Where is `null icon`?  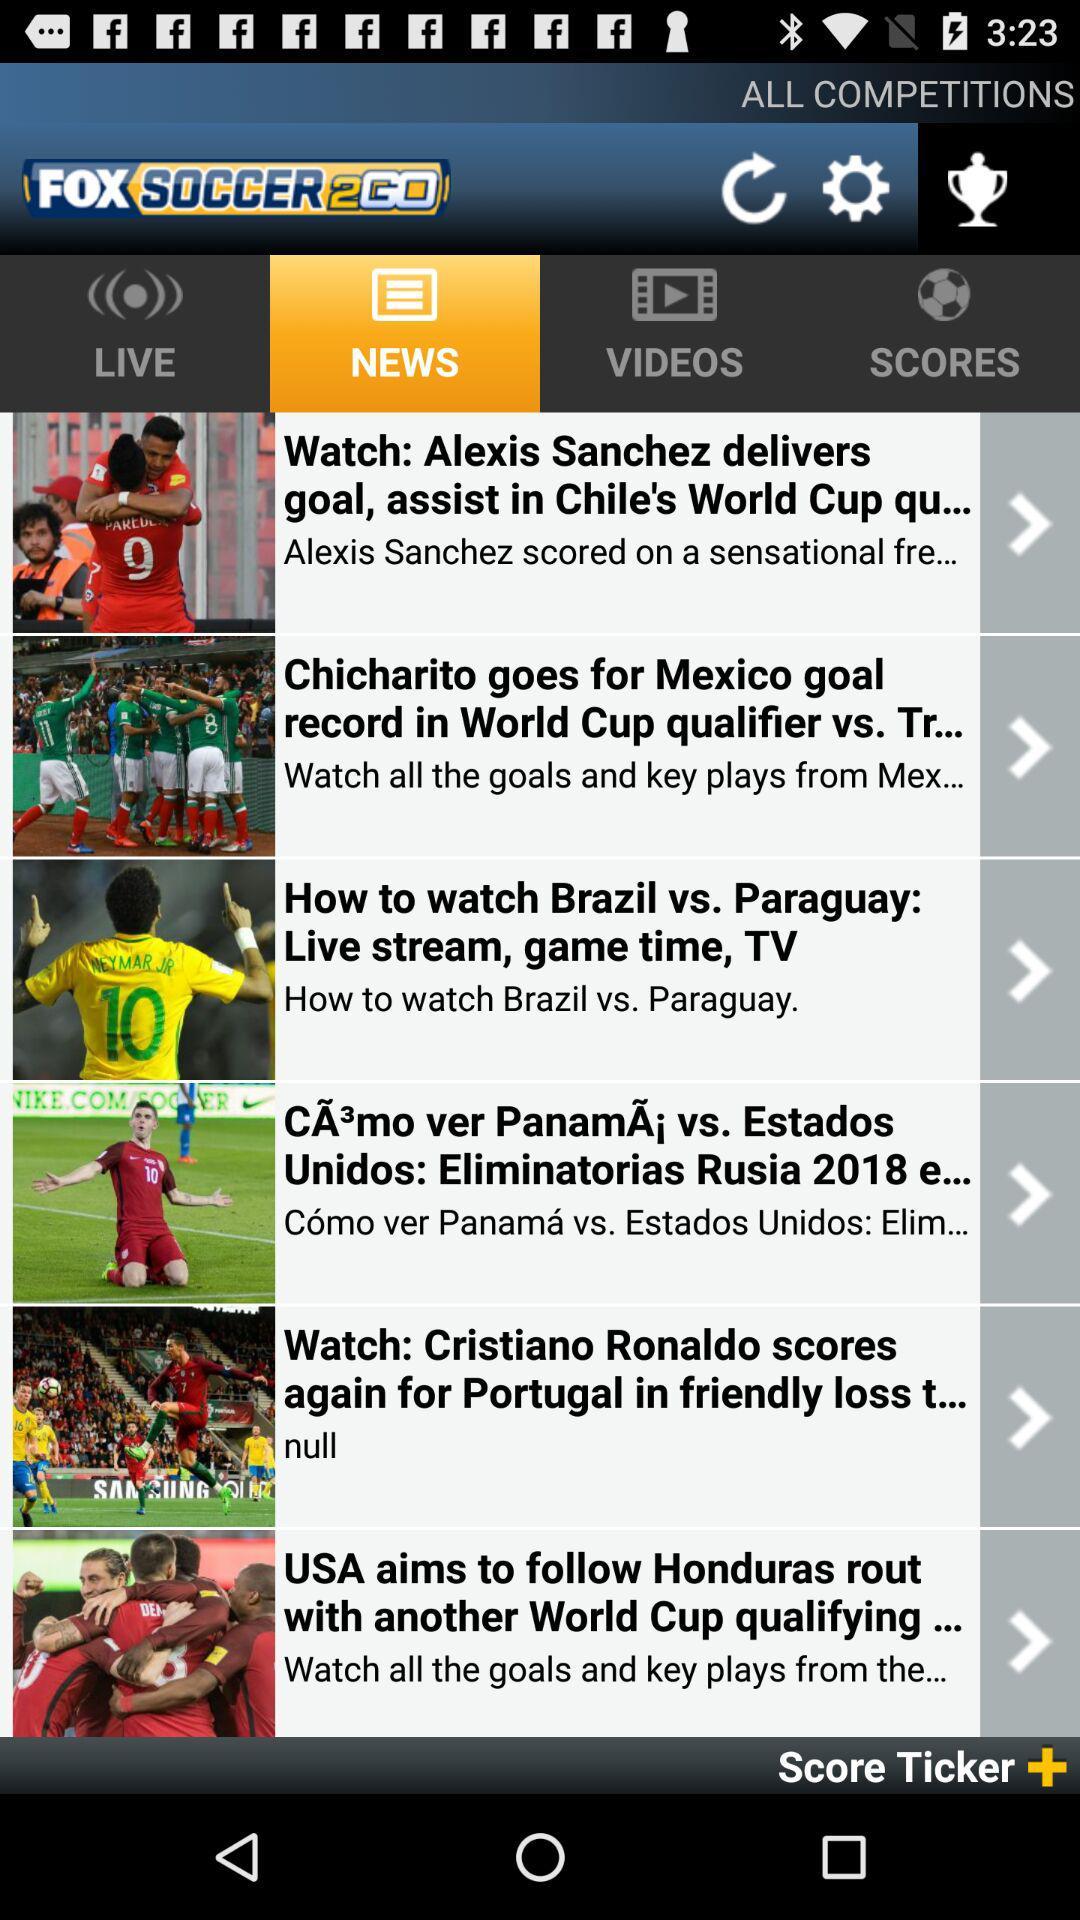
null icon is located at coordinates (310, 1444).